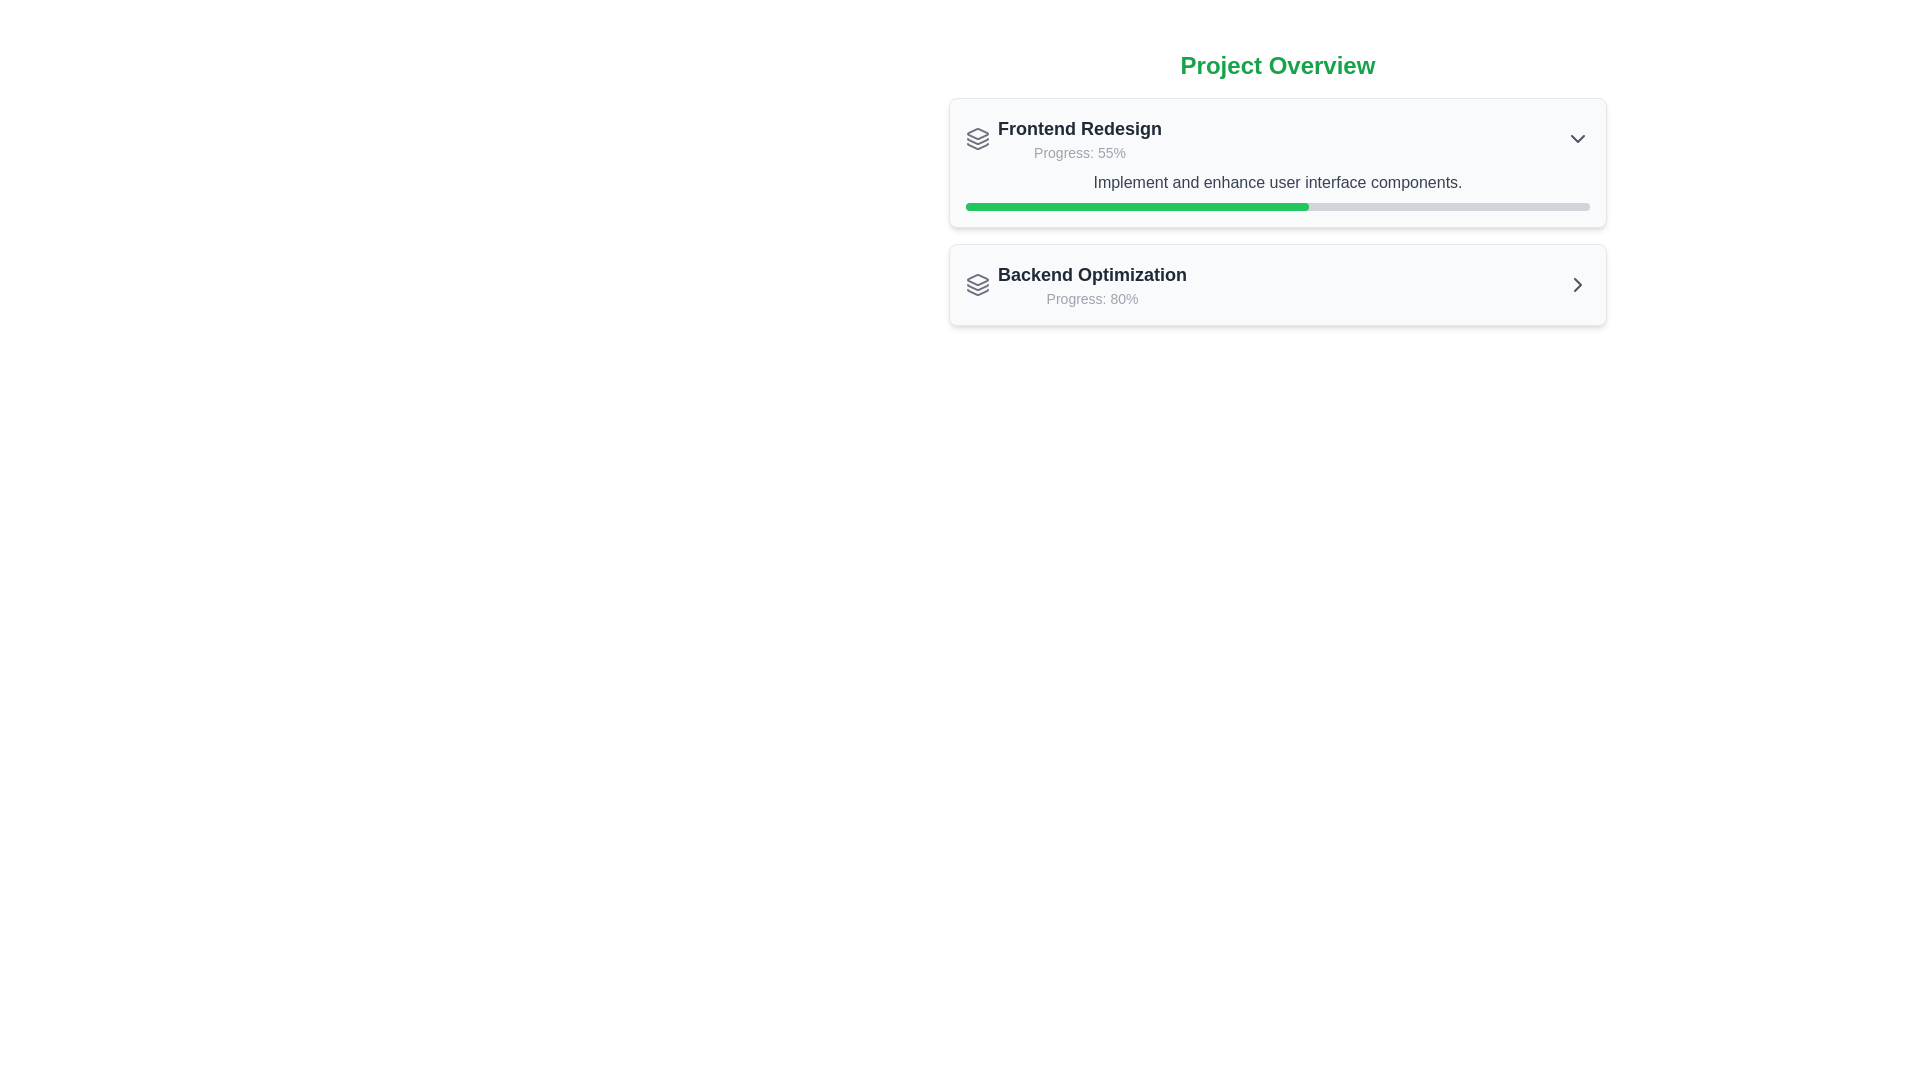  I want to click on the Text Label displaying 'Frontend Redesign' and 'Progress: 55%' located in the upper portion of the card under the 'Project Overview' section, so click(1079, 137).